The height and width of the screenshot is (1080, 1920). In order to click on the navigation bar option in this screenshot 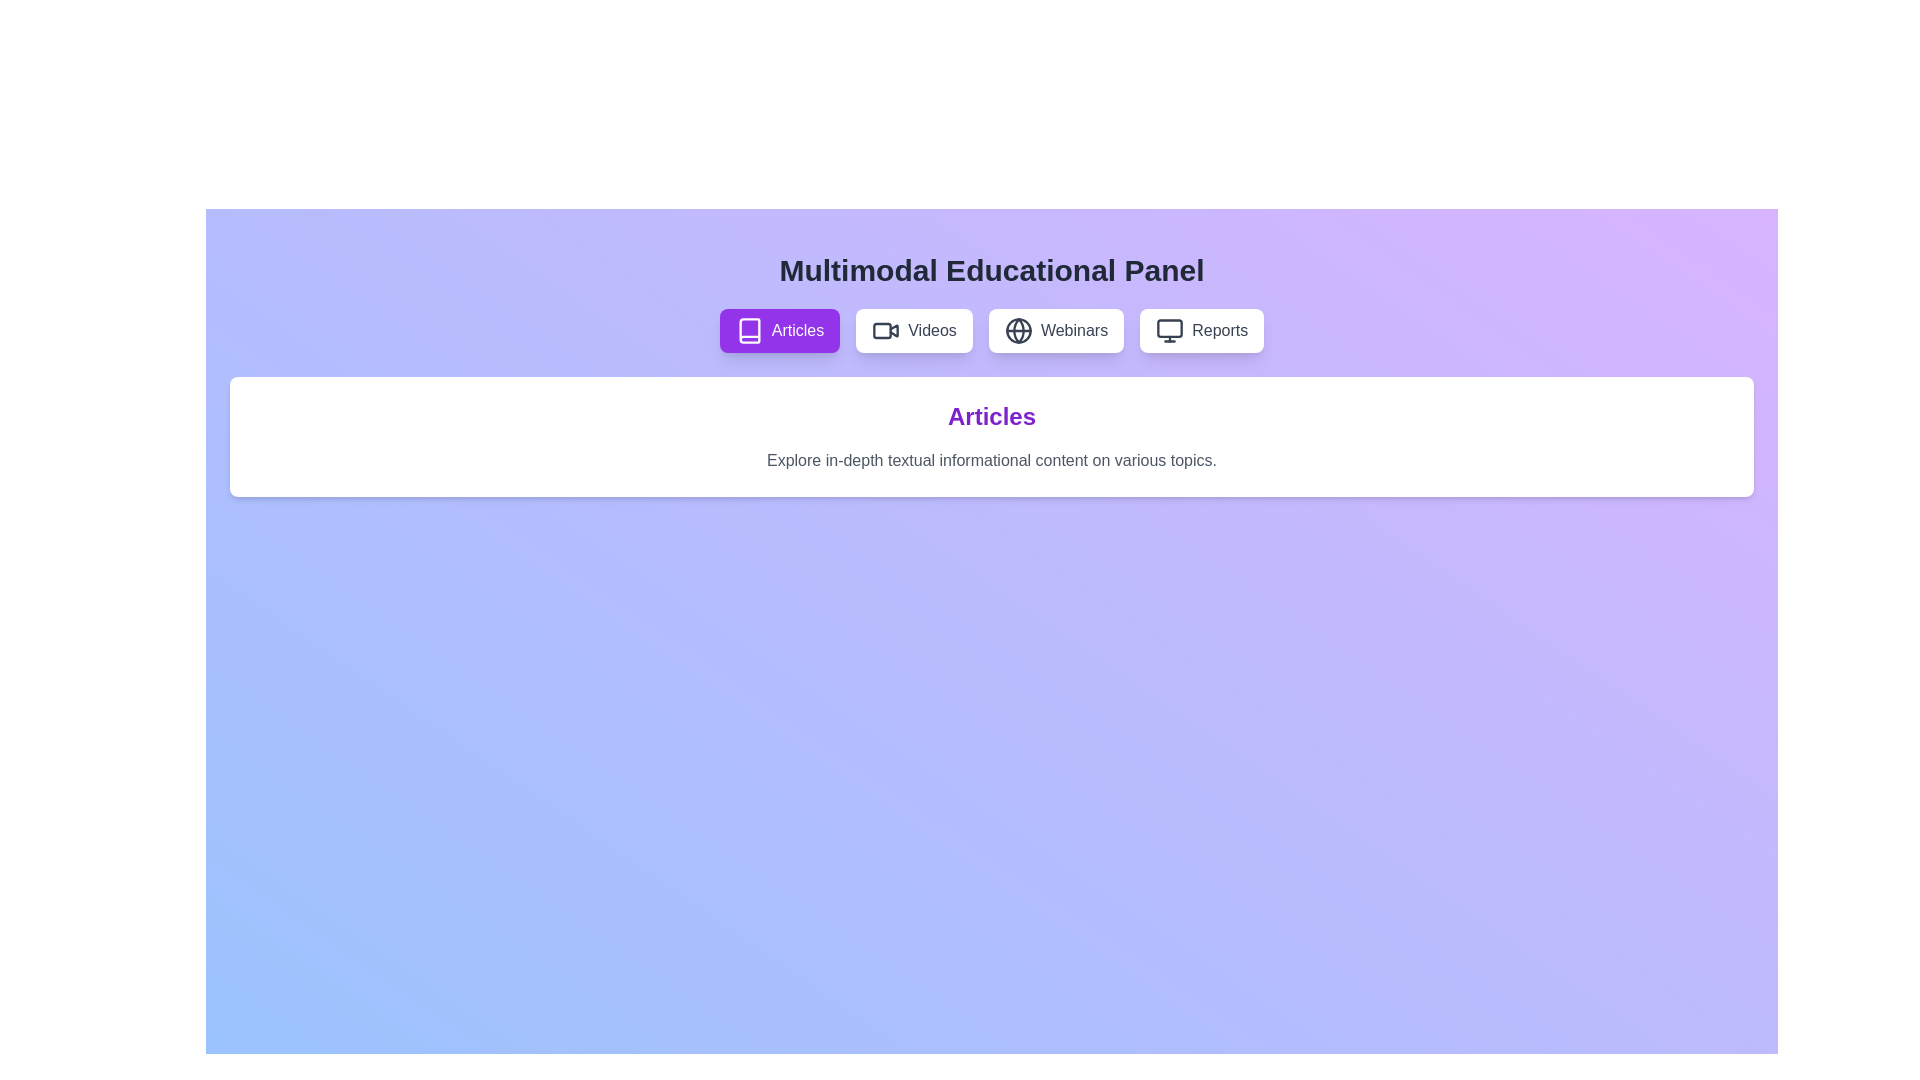, I will do `click(992, 330)`.